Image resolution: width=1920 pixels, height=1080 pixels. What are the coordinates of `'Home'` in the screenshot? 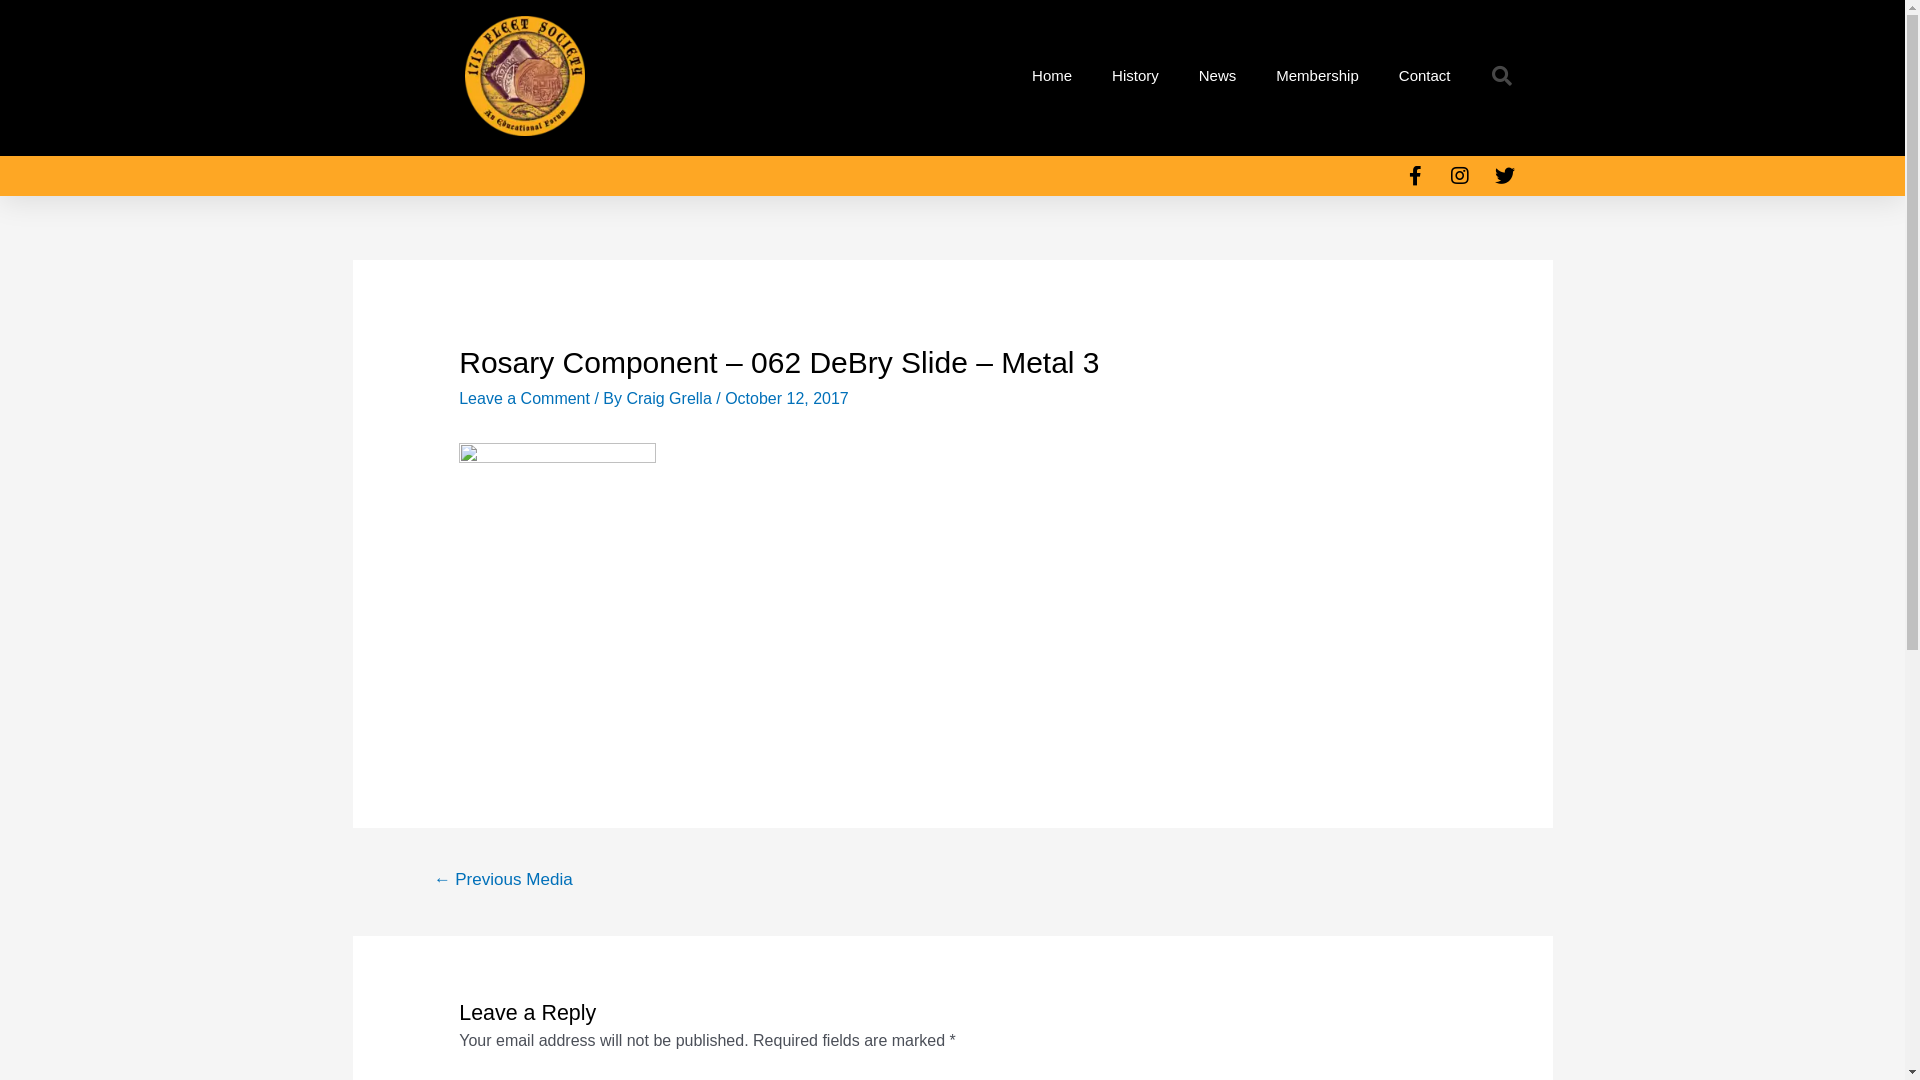 It's located at (1050, 75).